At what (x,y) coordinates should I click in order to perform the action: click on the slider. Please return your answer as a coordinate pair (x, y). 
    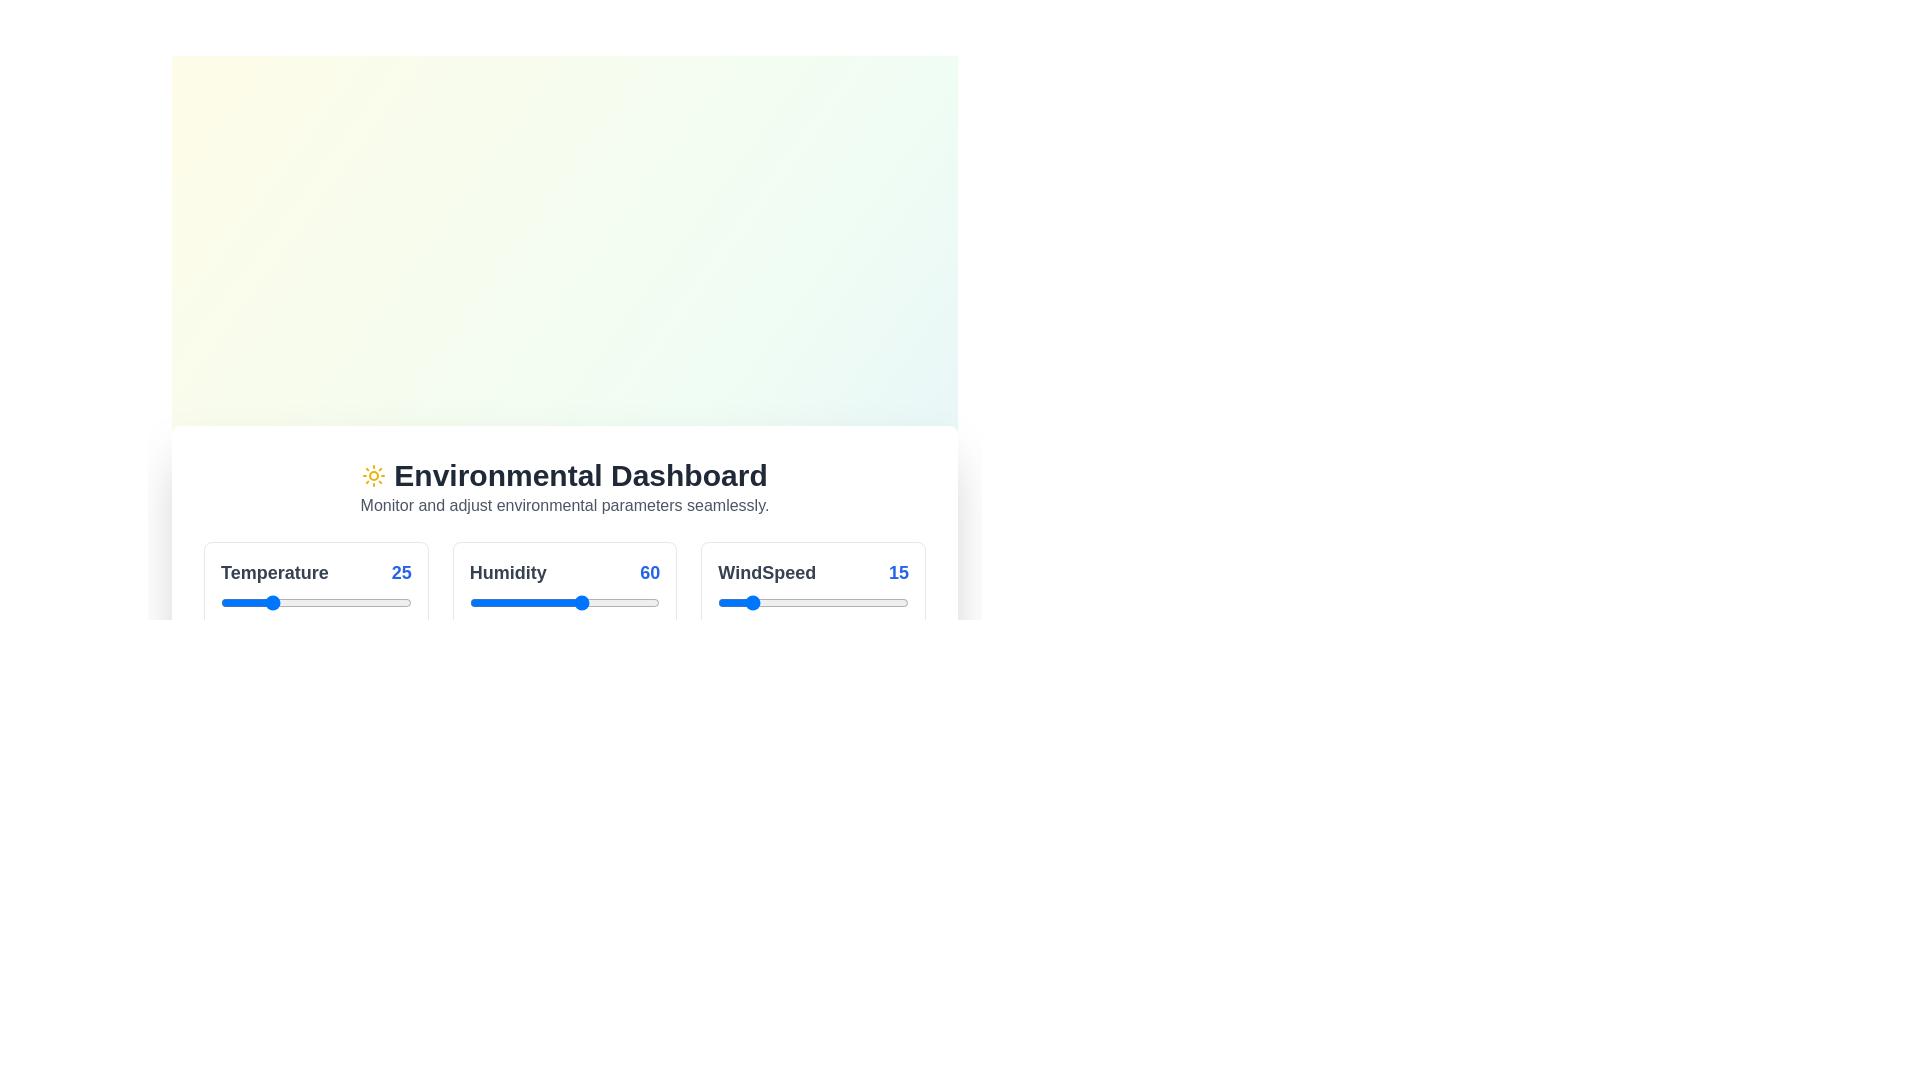
    Looking at the image, I should click on (228, 601).